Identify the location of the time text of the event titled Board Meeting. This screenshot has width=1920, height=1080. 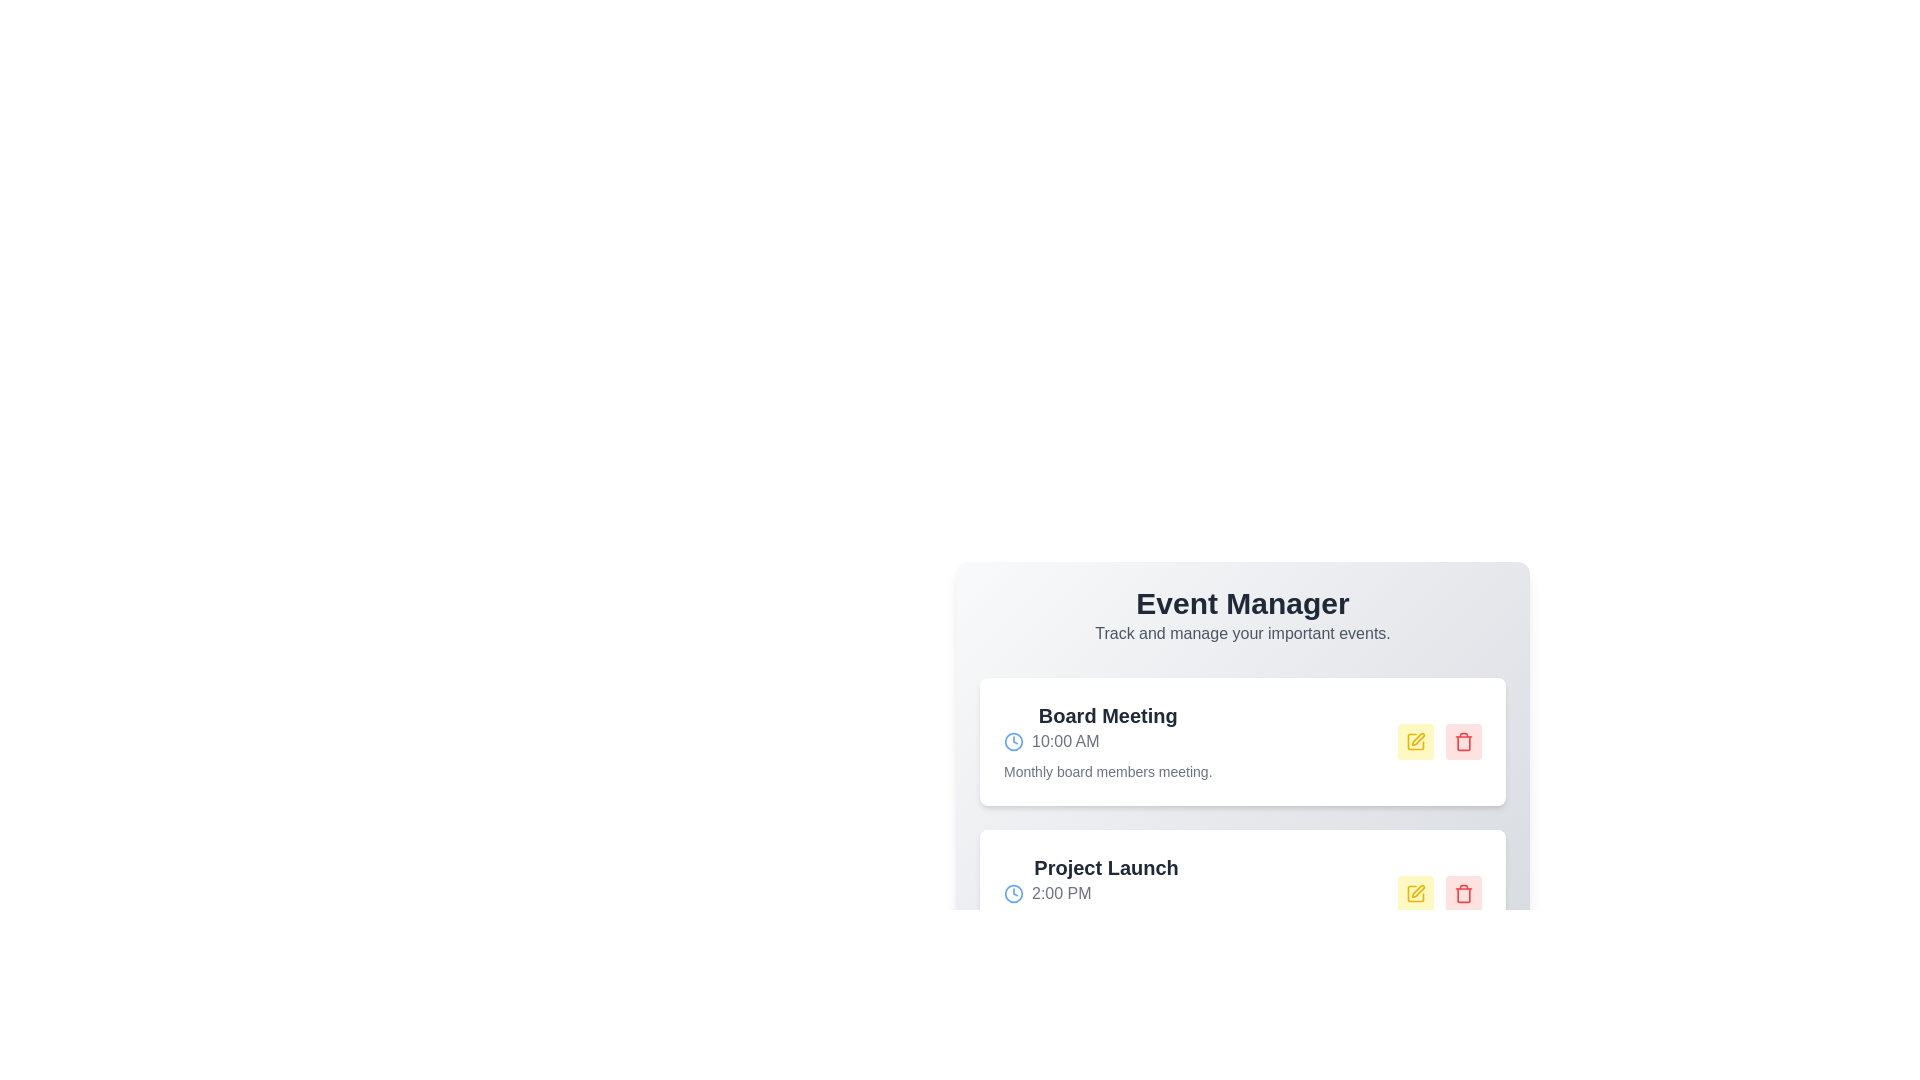
(1107, 741).